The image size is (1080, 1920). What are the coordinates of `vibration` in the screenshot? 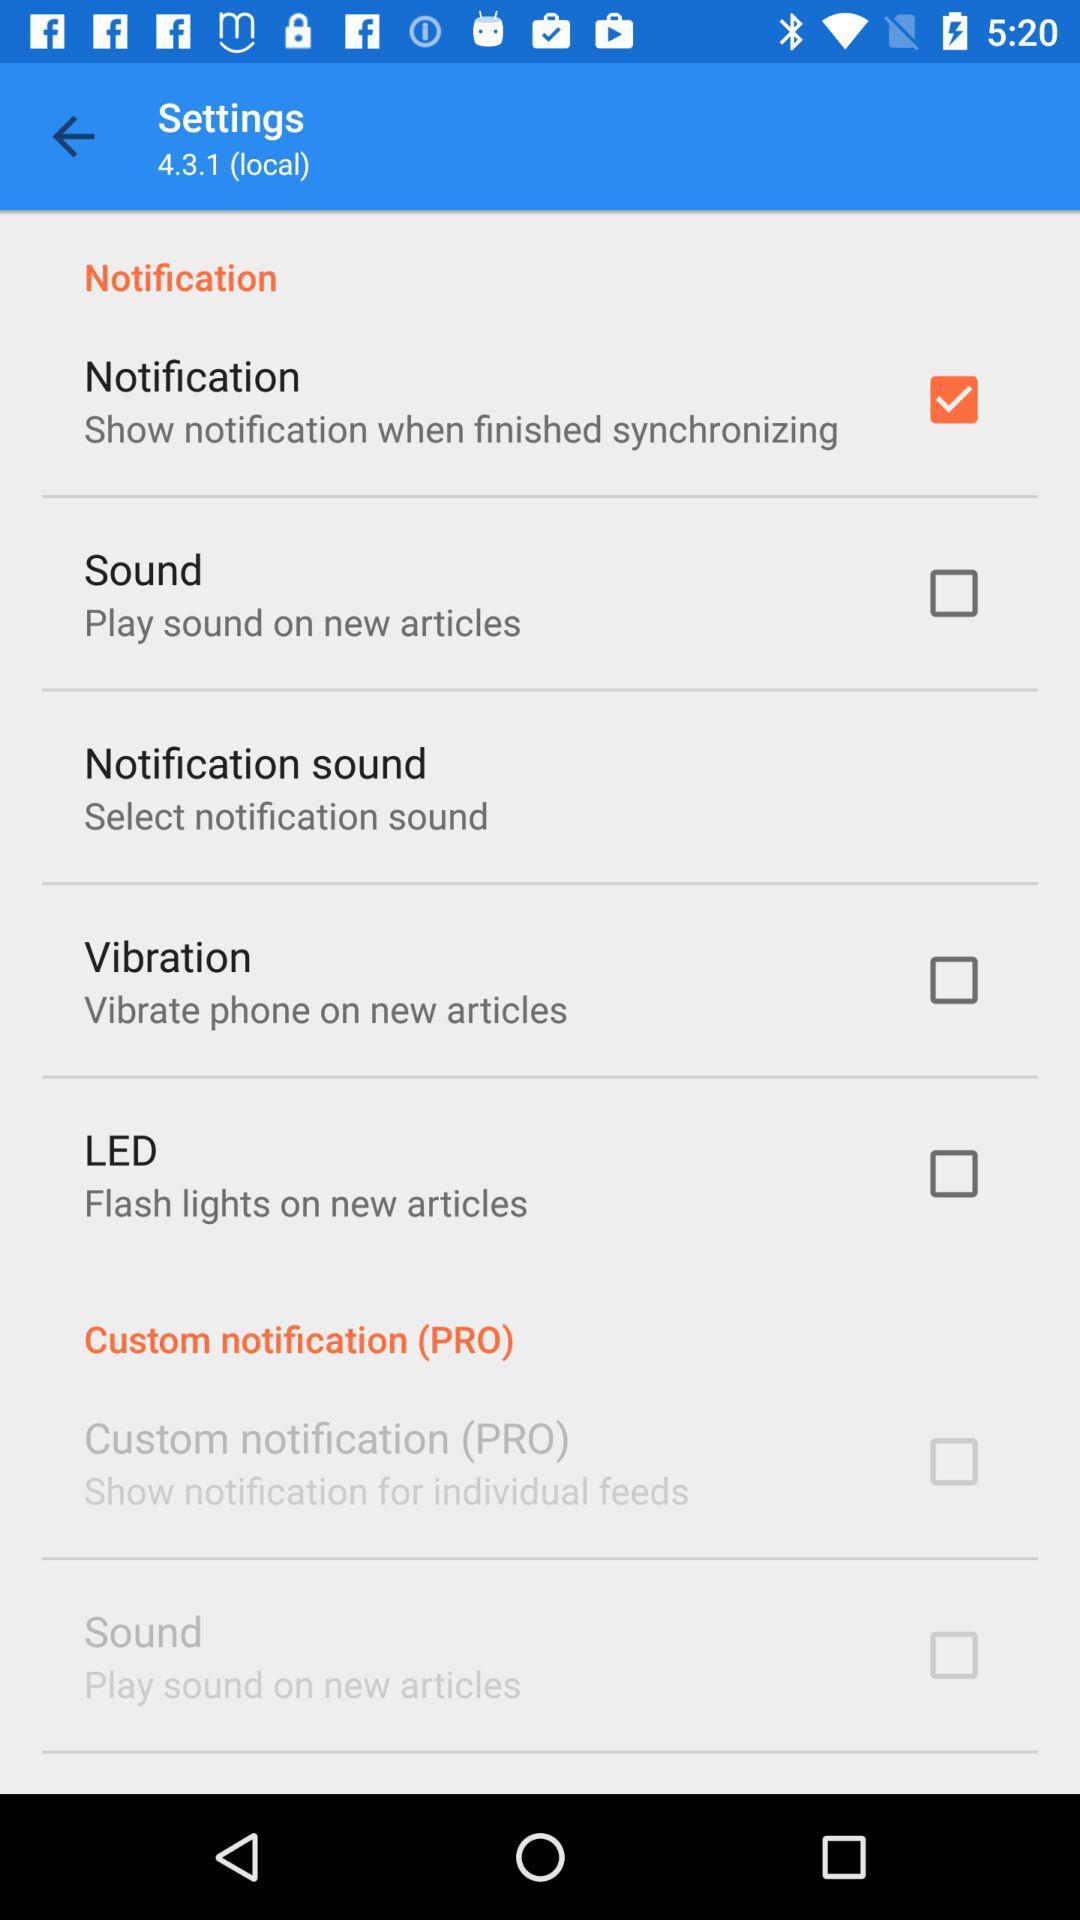 It's located at (167, 954).